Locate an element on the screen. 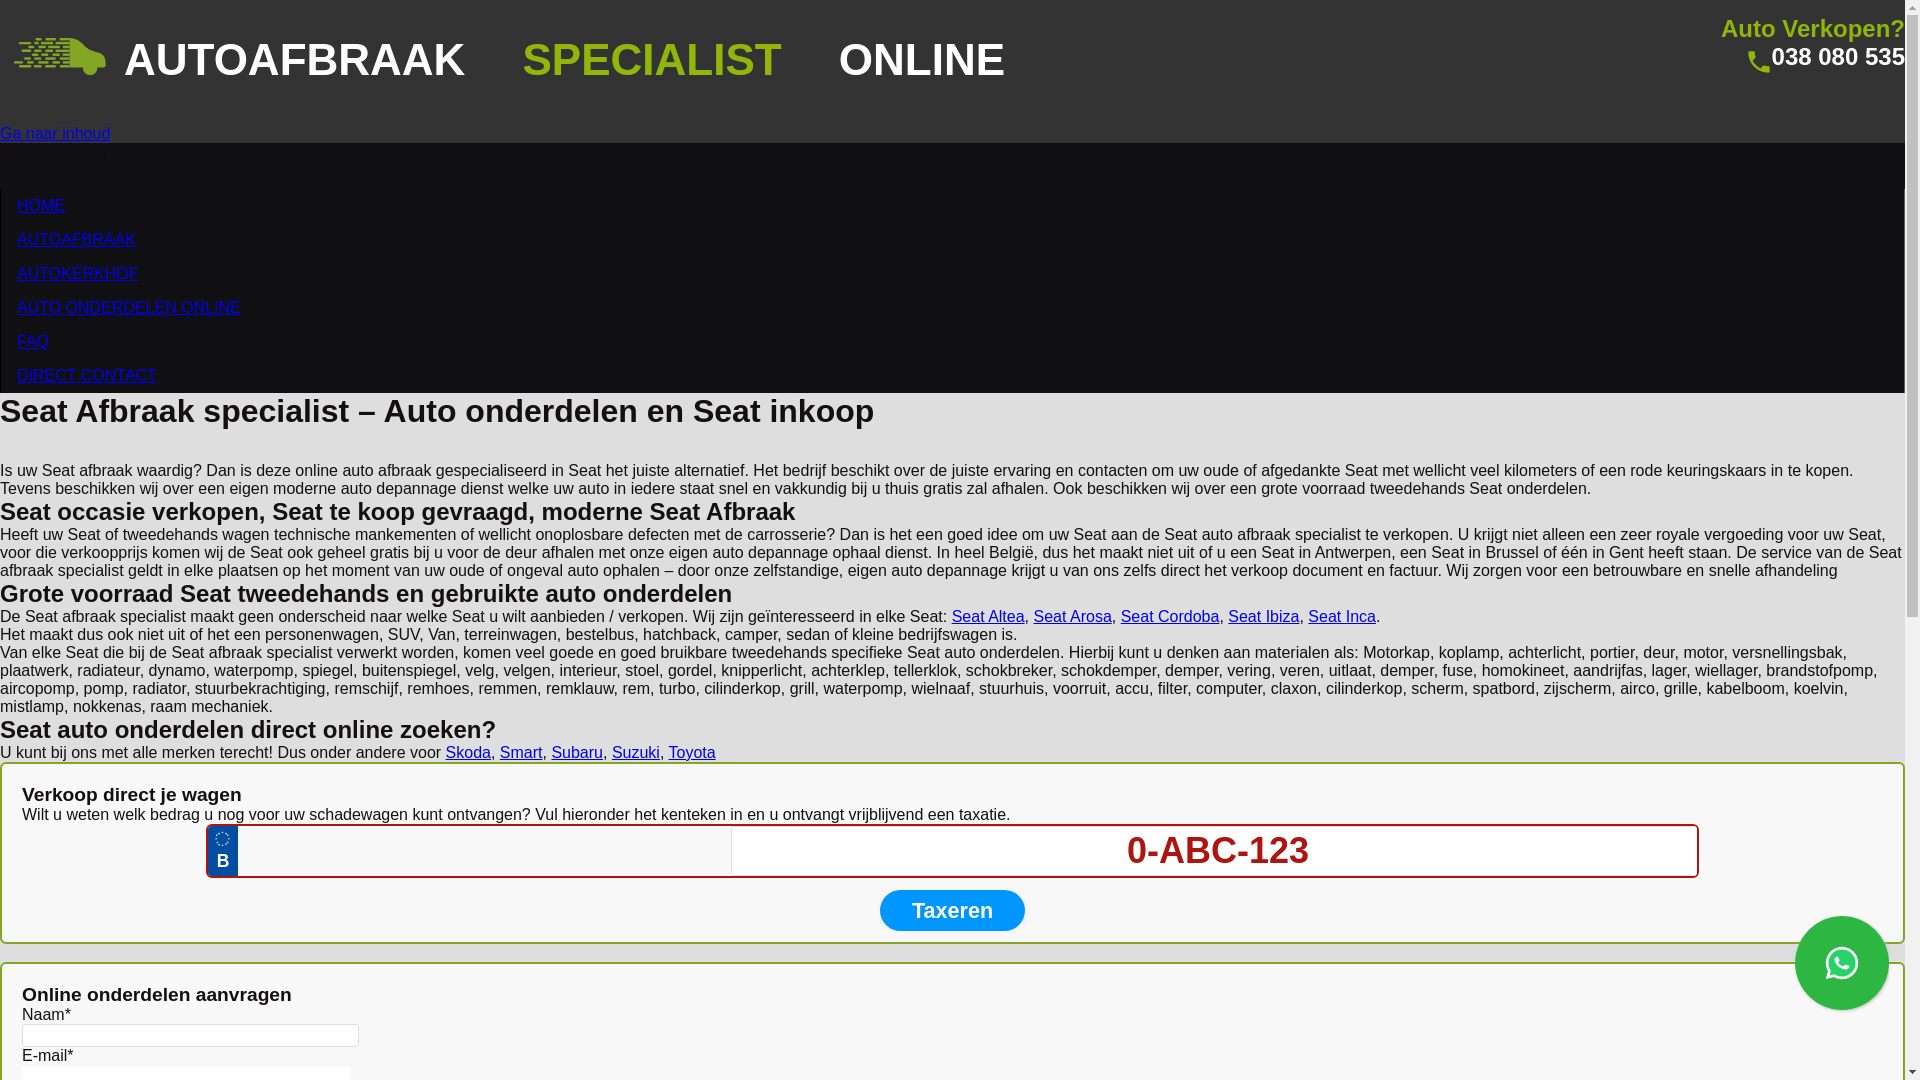 Image resolution: width=1920 pixels, height=1080 pixels. 'Skoda' is located at coordinates (445, 752).